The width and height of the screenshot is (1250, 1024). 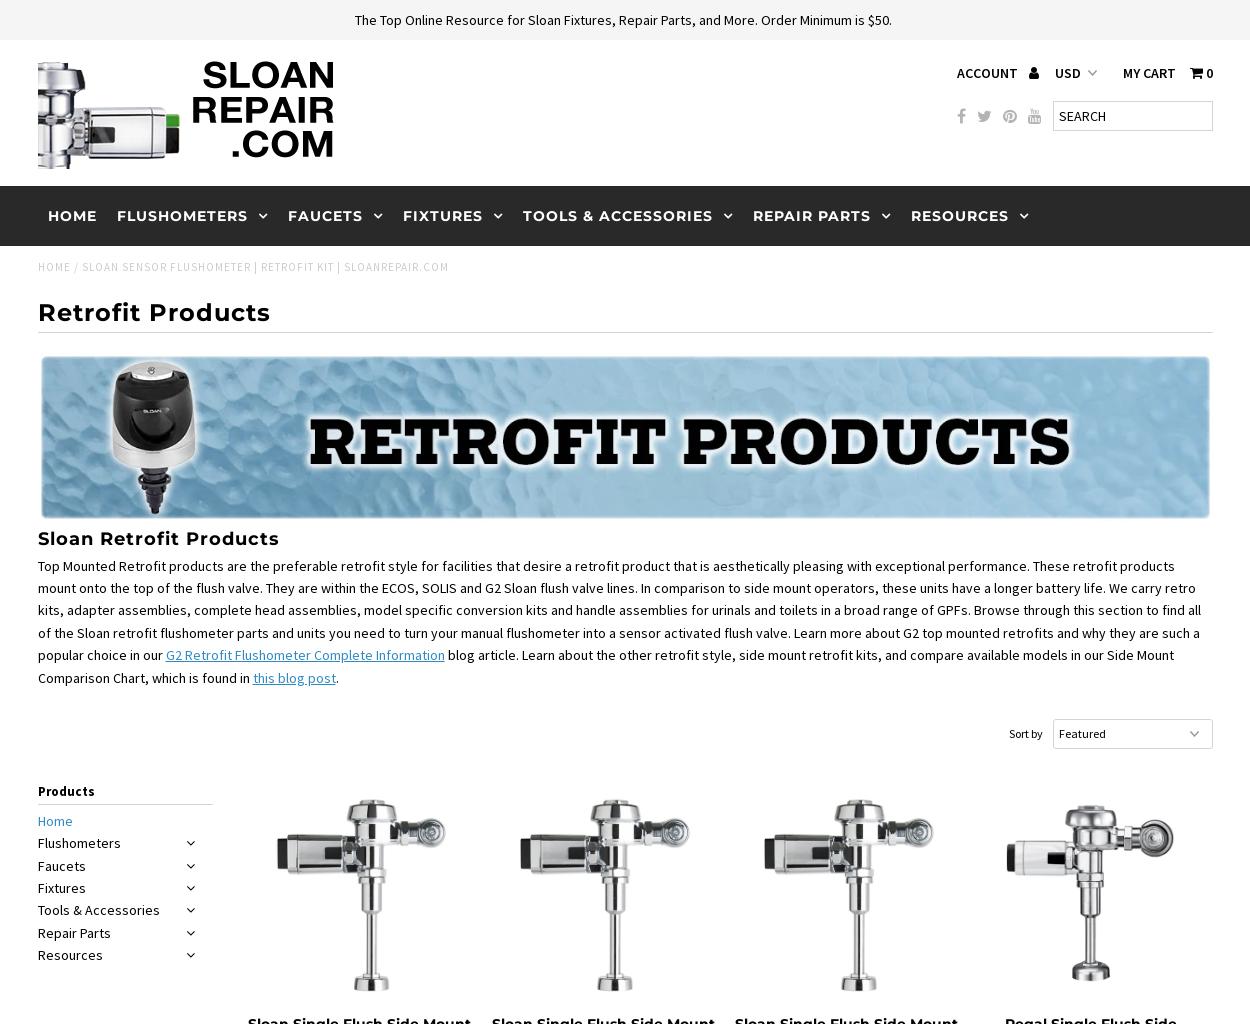 I want to click on 'blog article. Learn about the other retrofit style, side mount retrofit kits, and compare available models in our Side Mount Comparison Chart, which is found in', so click(x=604, y=665).